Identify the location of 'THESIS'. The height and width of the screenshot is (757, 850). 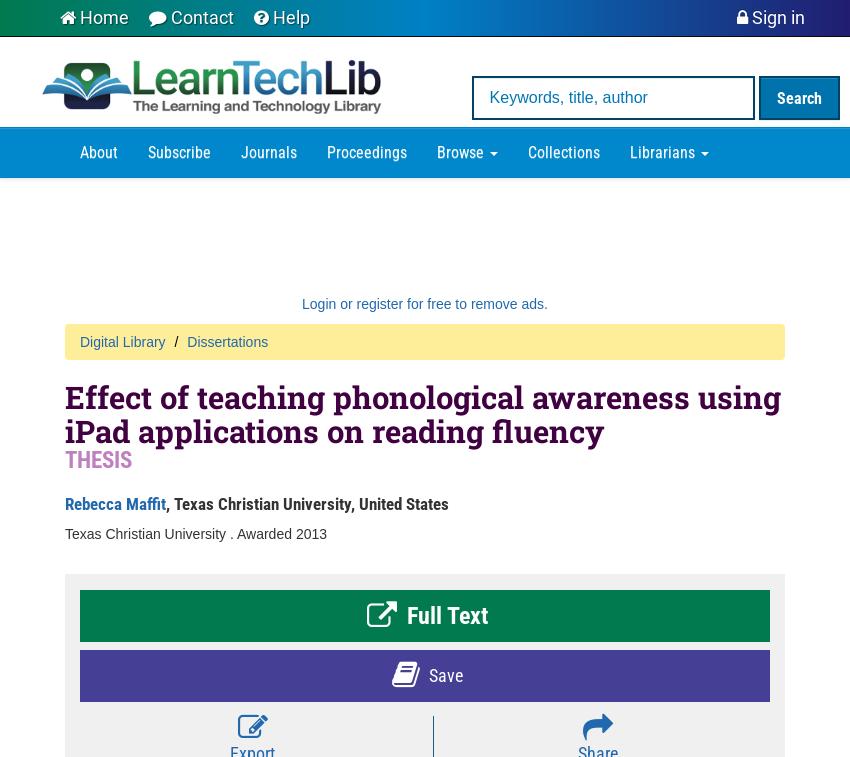
(97, 458).